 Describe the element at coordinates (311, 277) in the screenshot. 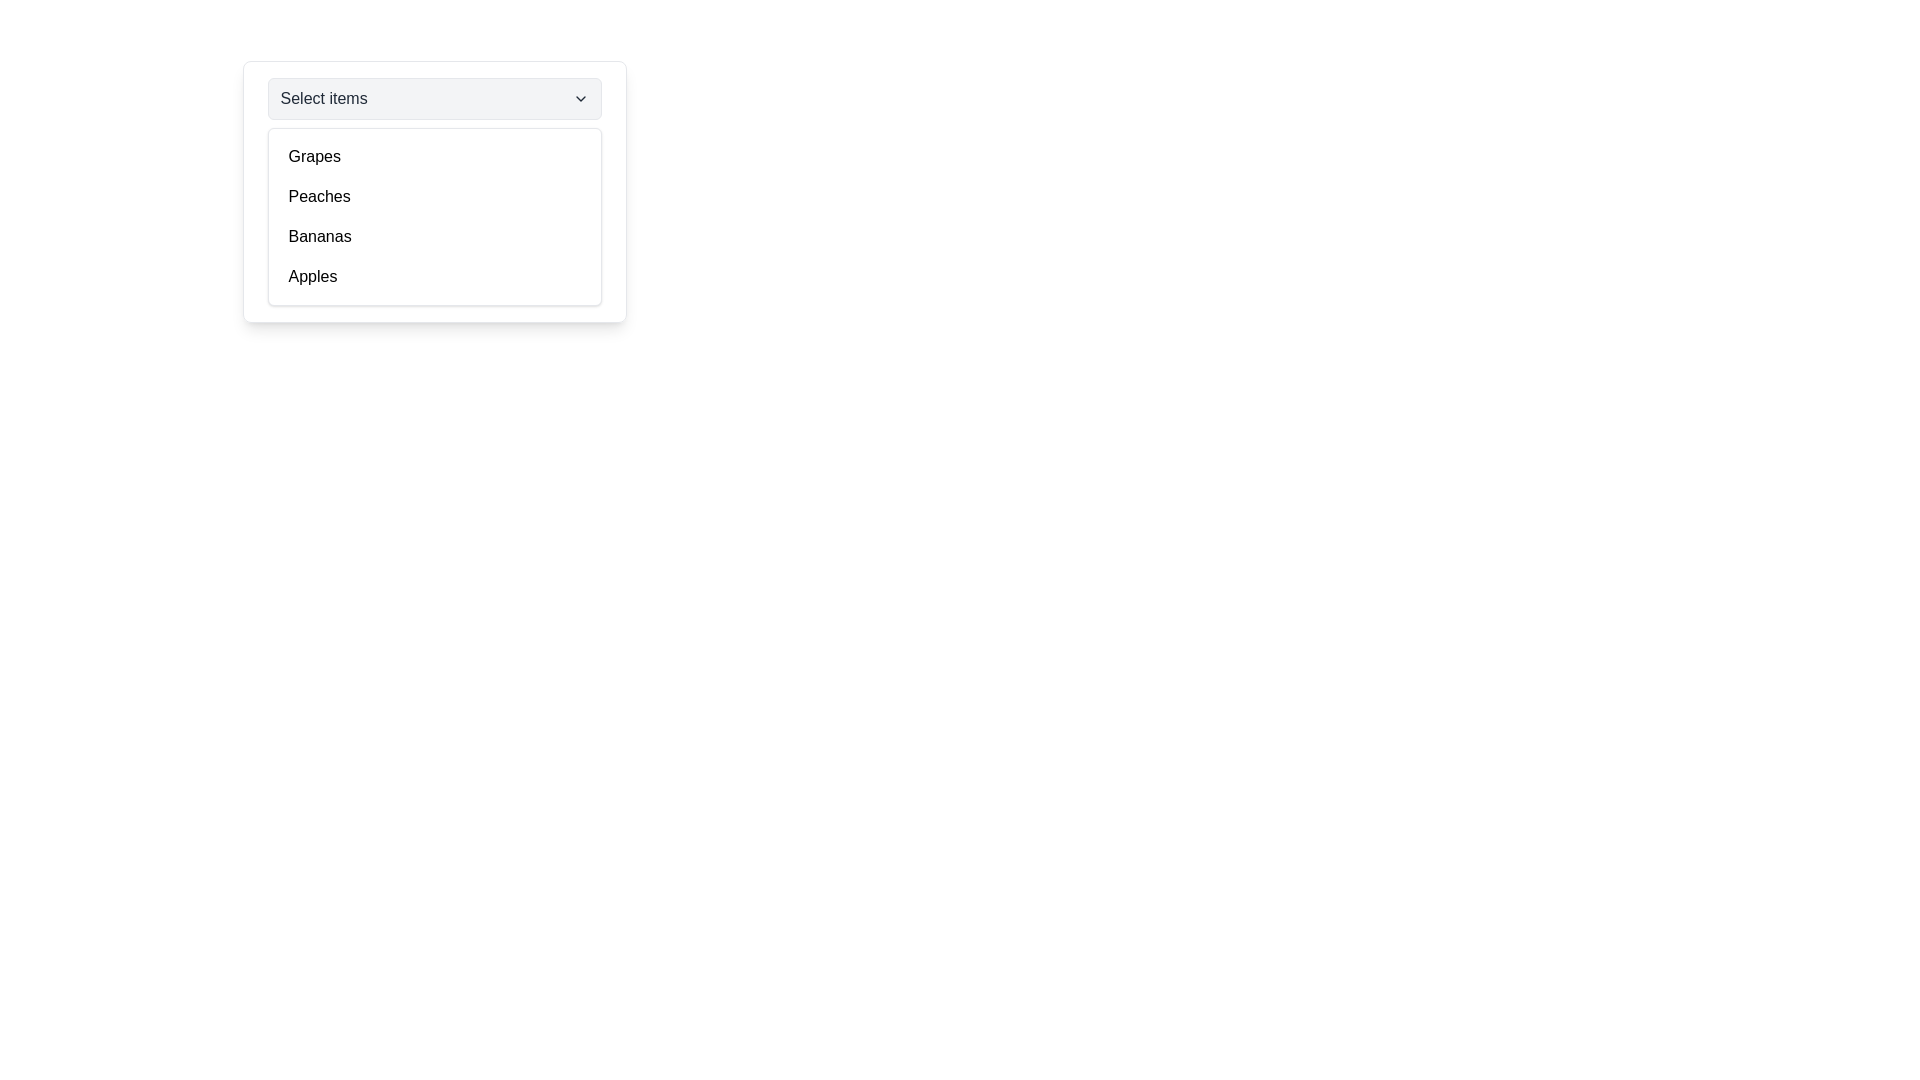

I see `the 'Apples' item in the dropdown selection menu` at that location.